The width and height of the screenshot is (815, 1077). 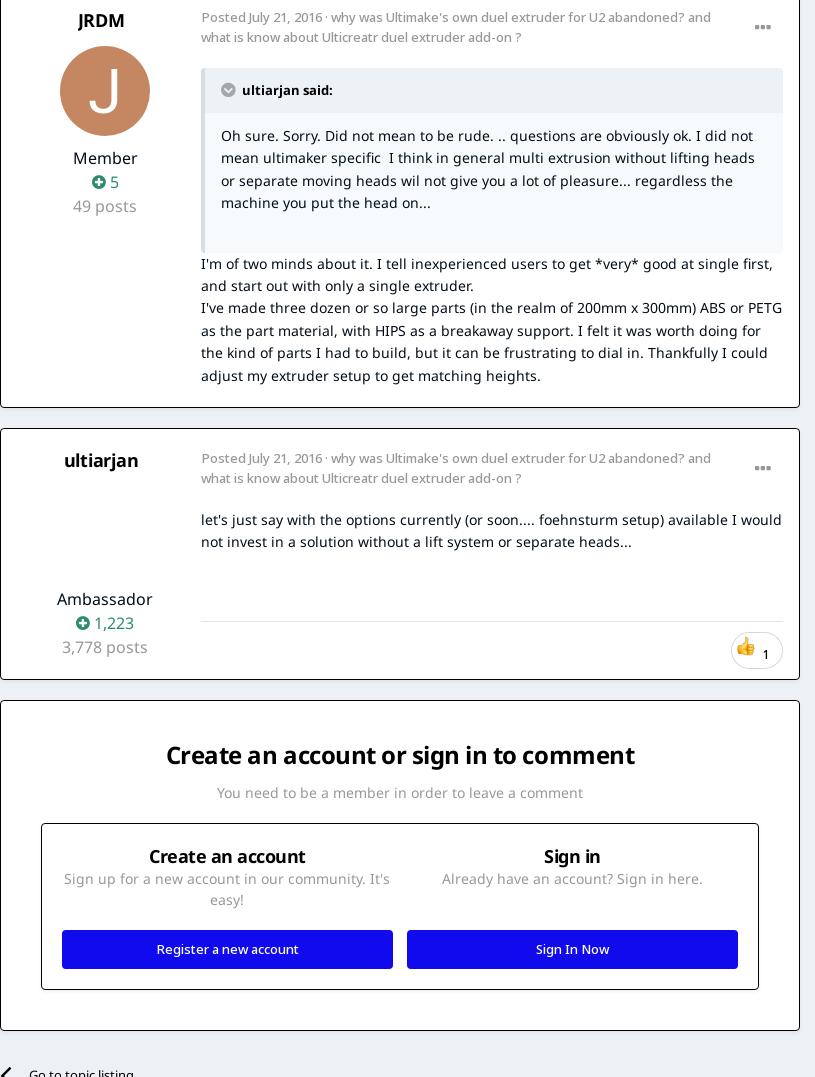 What do you see at coordinates (226, 854) in the screenshot?
I see `'Create an account'` at bounding box center [226, 854].